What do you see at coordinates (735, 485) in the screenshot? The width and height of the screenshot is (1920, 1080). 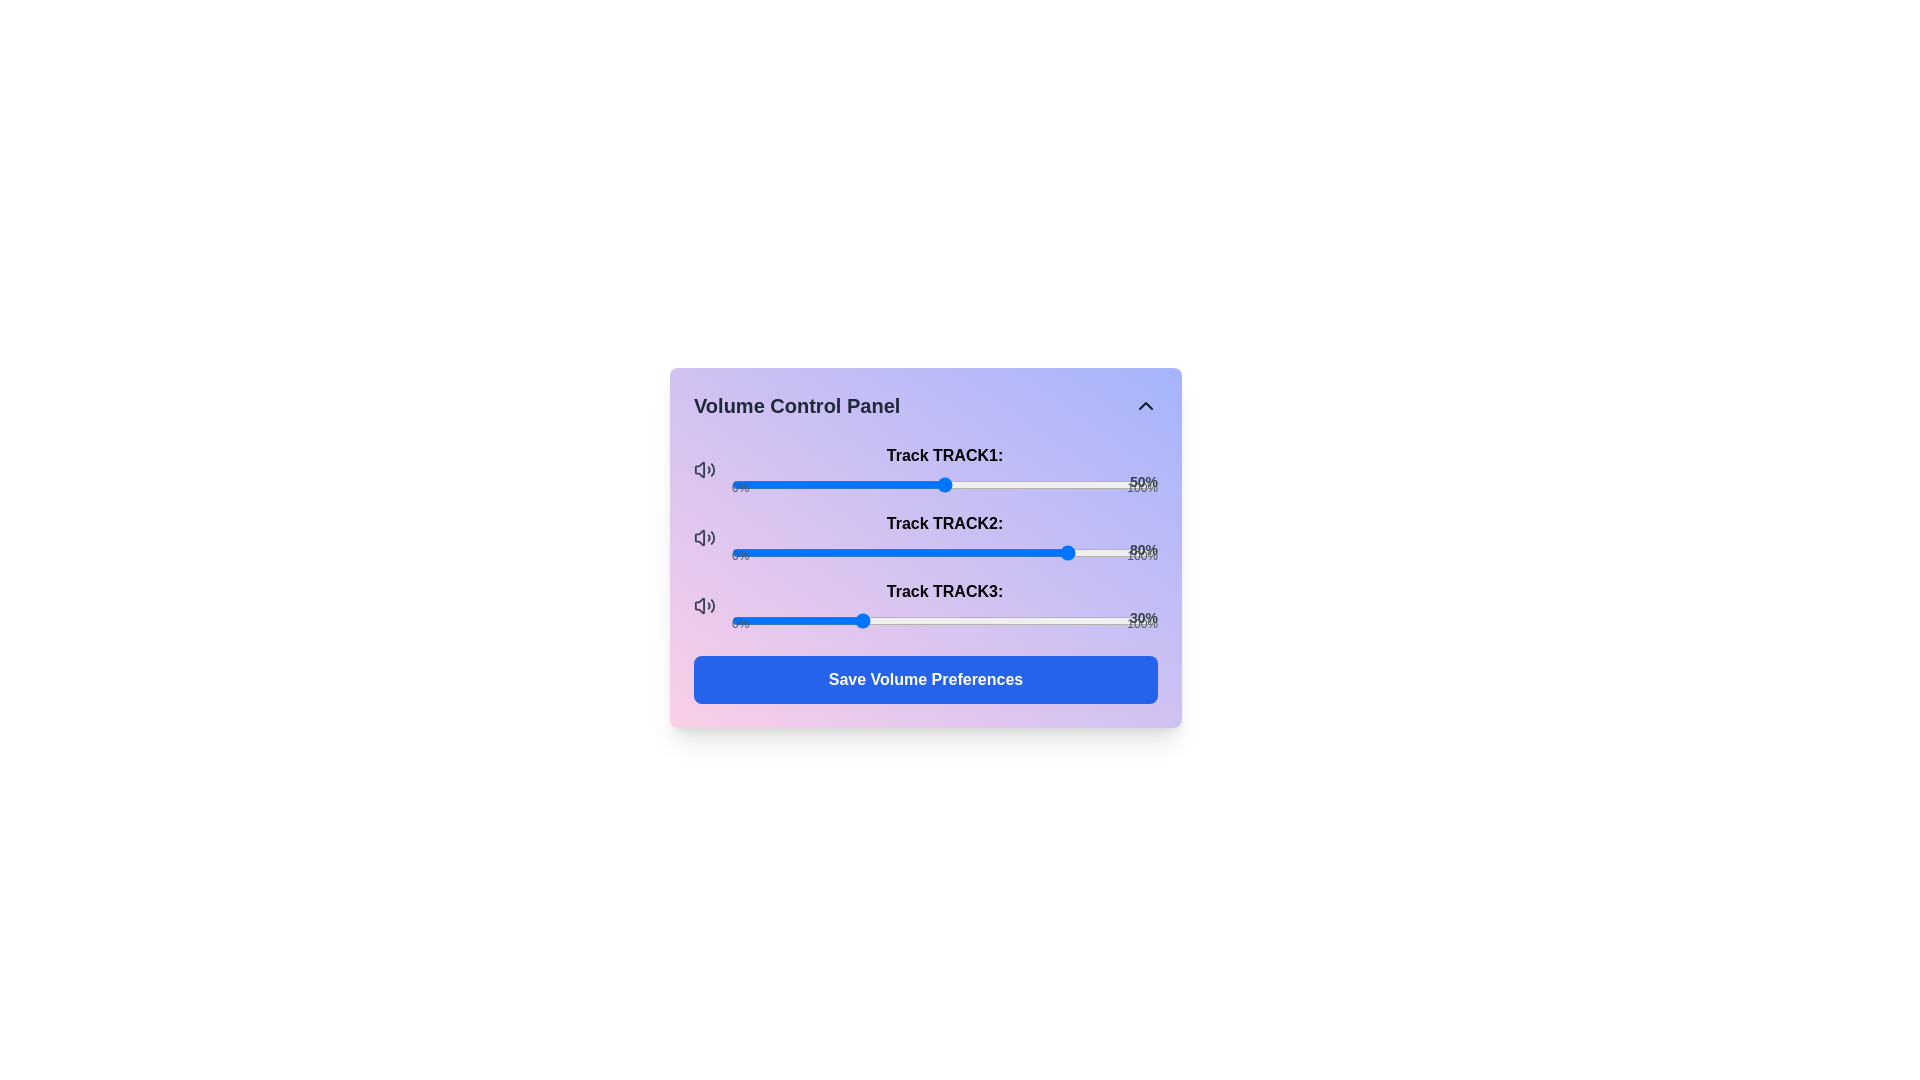 I see `the volume of 'Track TRACK1'` at bounding box center [735, 485].